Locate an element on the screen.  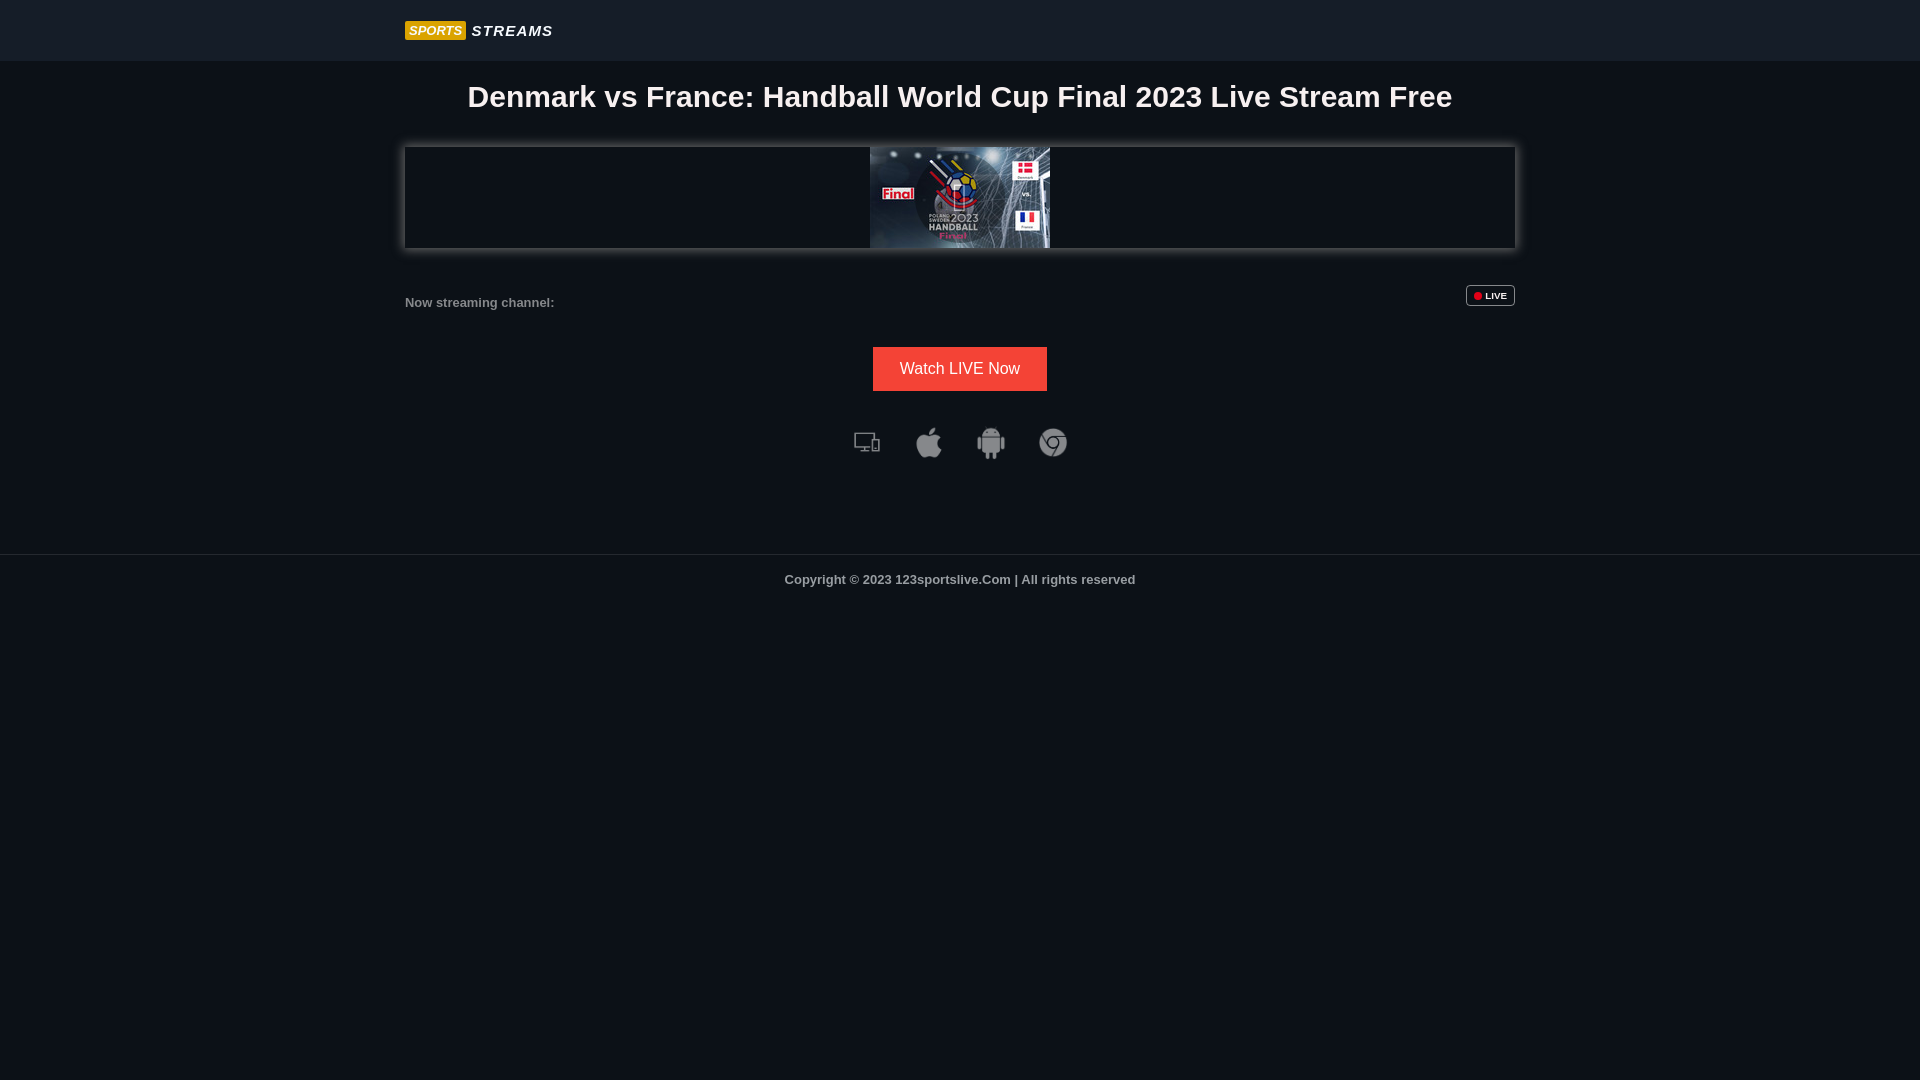
'Watch LIVE Now' is located at coordinates (873, 369).